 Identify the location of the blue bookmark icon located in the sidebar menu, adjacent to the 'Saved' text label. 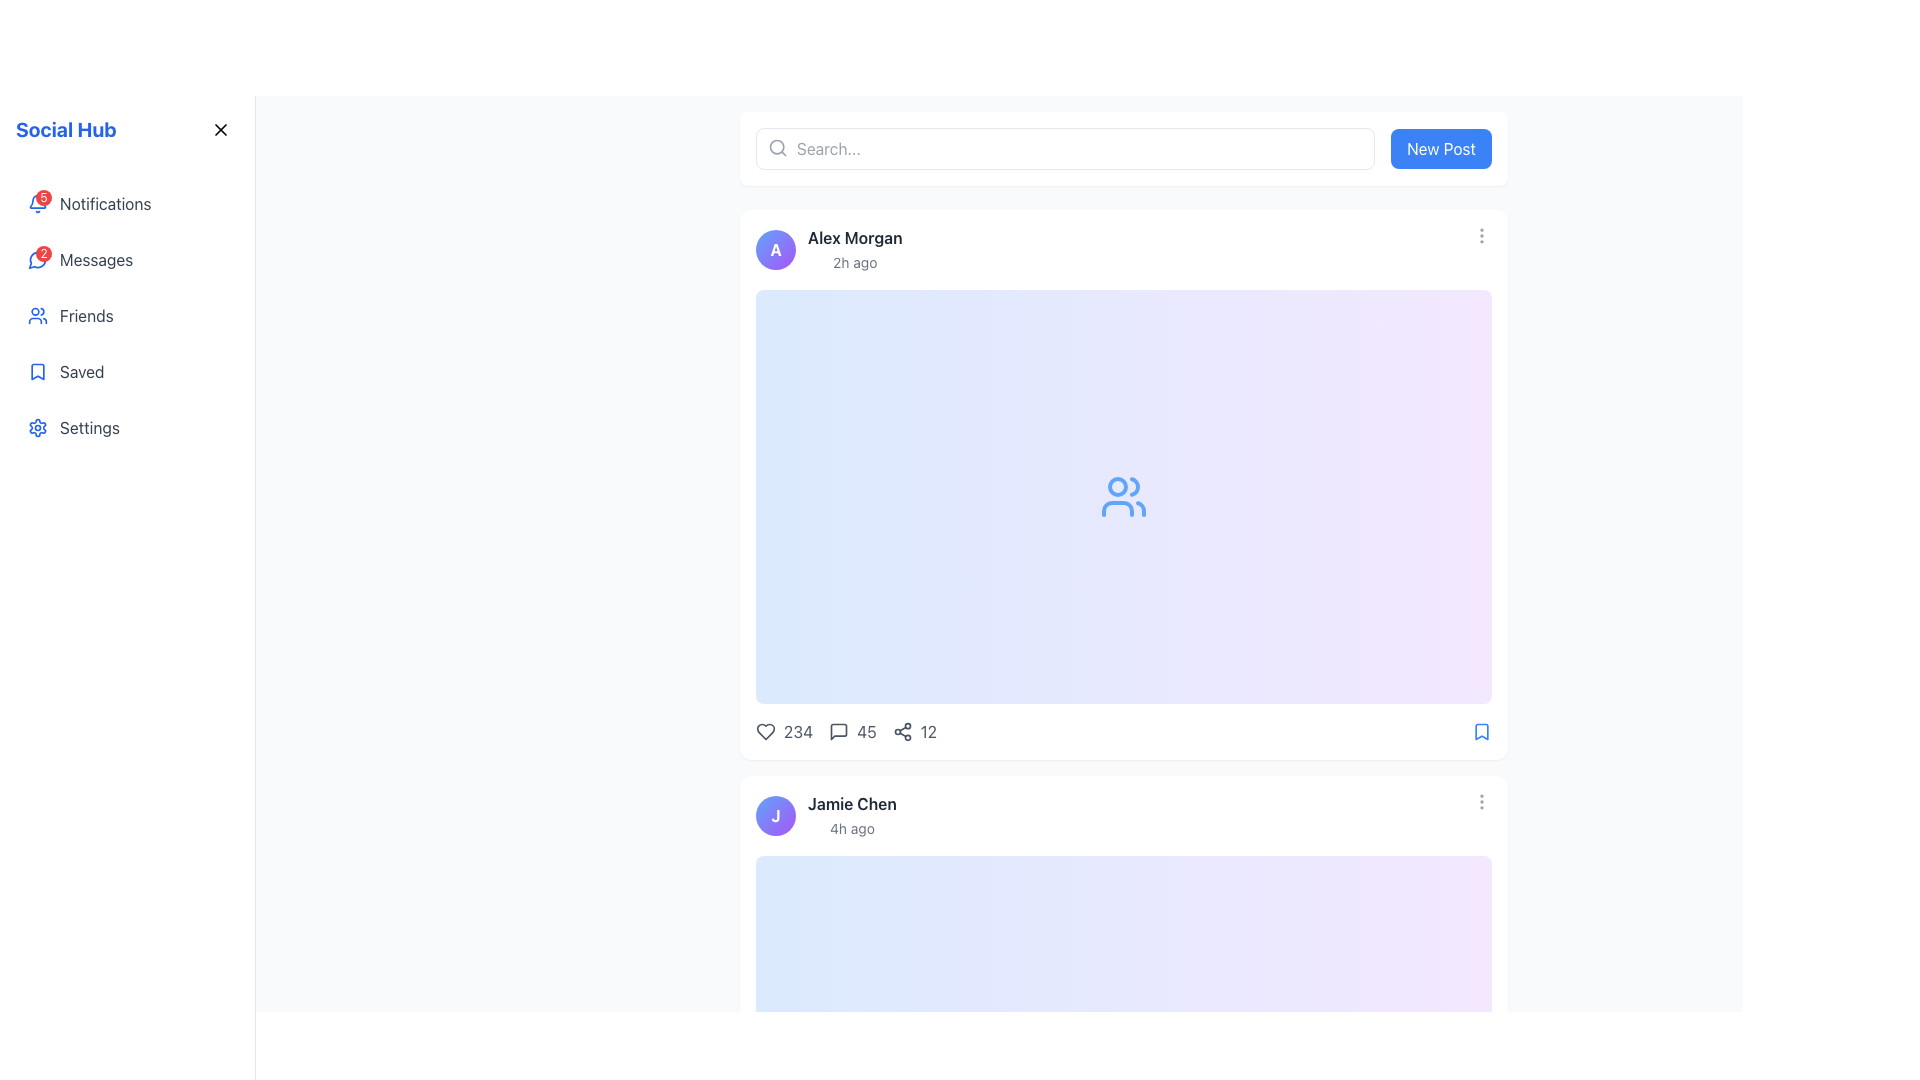
(38, 371).